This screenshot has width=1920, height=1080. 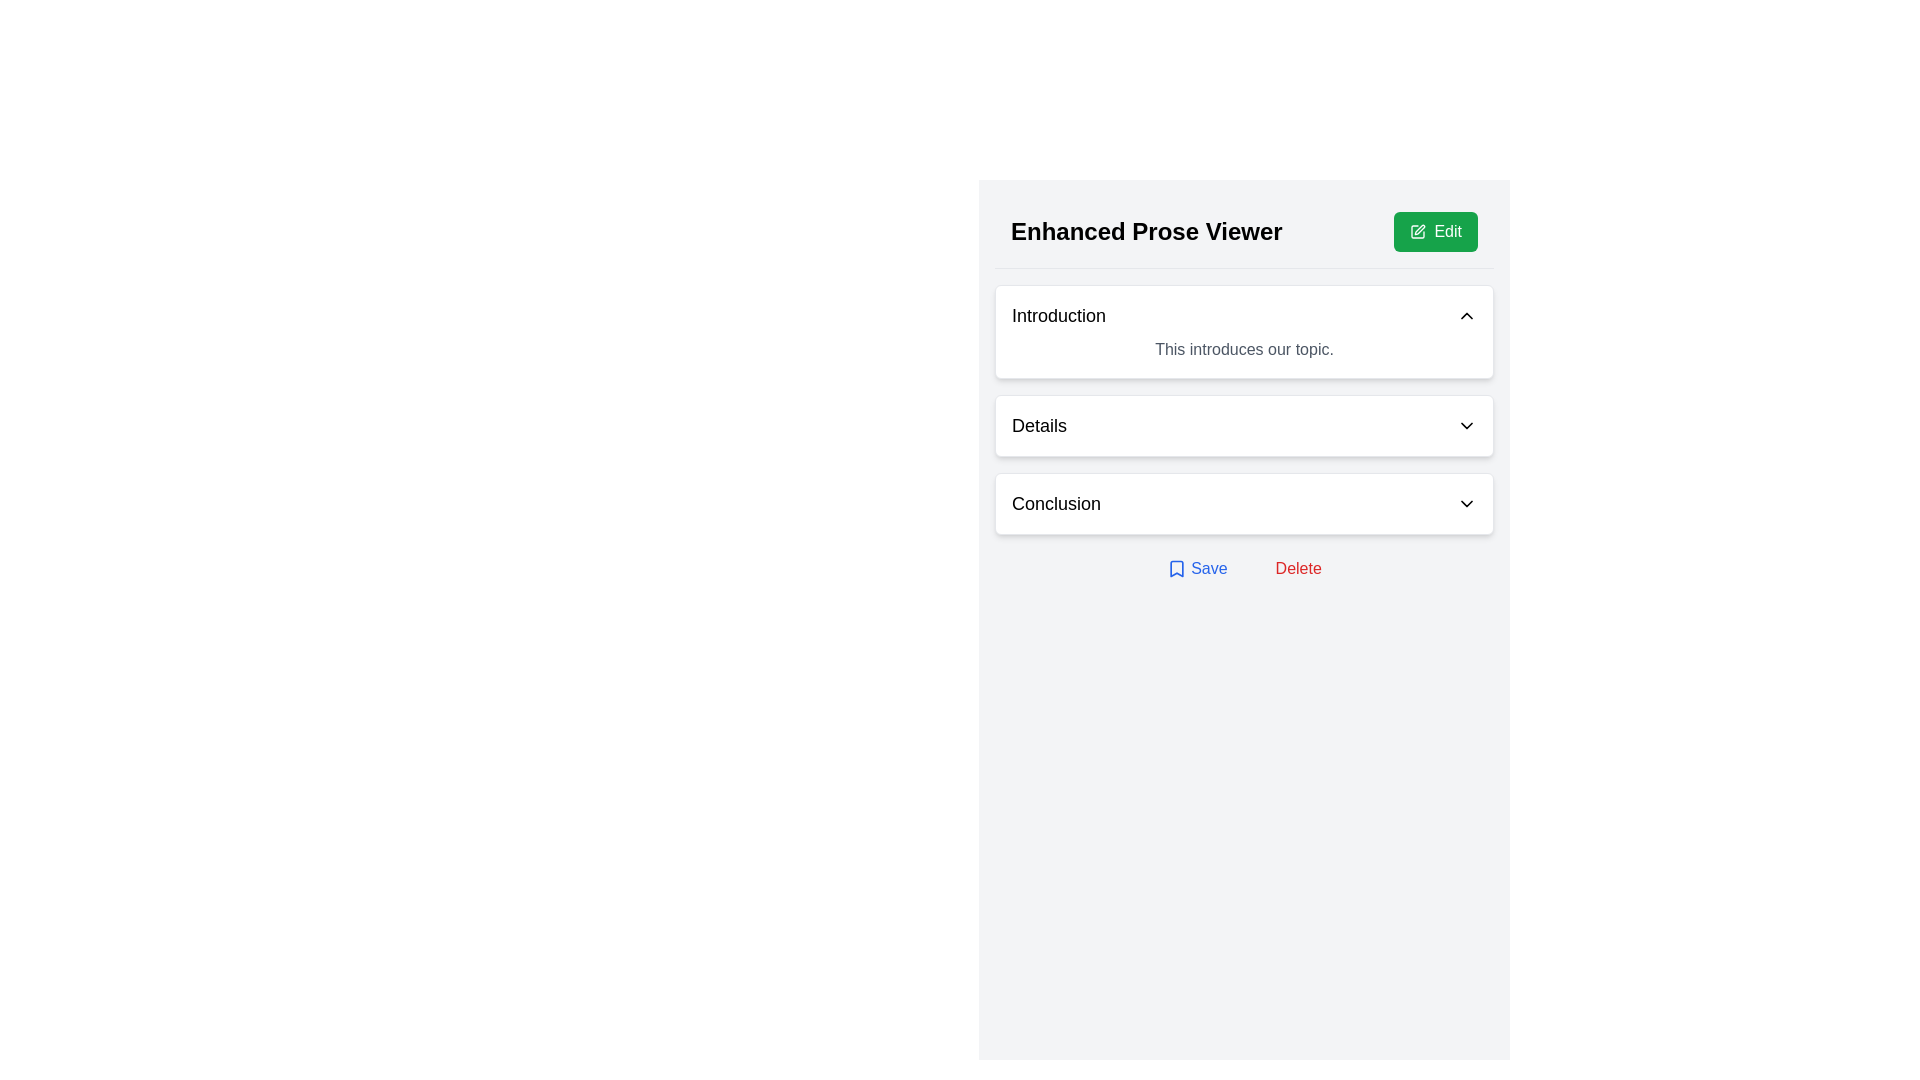 What do you see at coordinates (1467, 424) in the screenshot?
I see `the Dropdown toggle icon, which is a downward-pointing chevron arrow styled with a thin black stroke, located at the right end of the 'Details' text label` at bounding box center [1467, 424].